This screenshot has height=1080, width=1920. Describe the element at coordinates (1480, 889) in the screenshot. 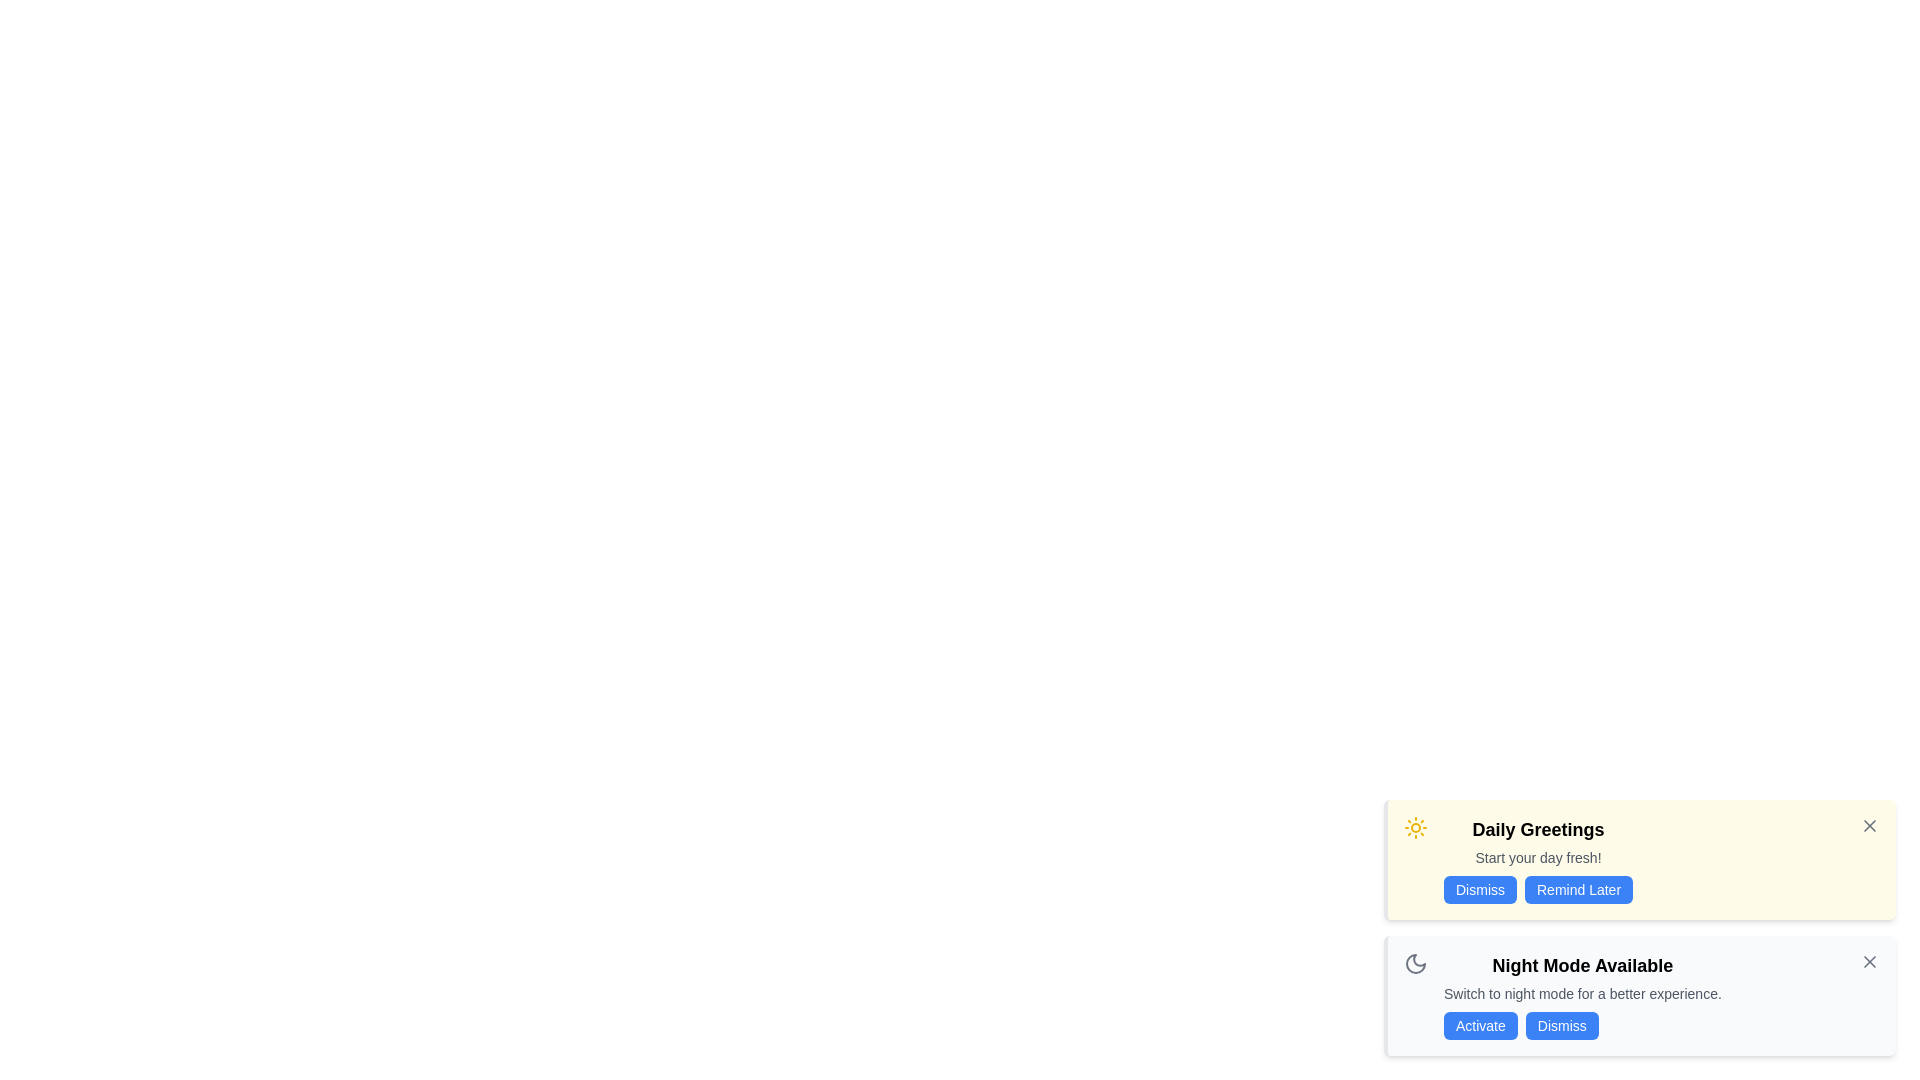

I see `'Dismiss' button for the 'Daily Greetings' notification` at that location.